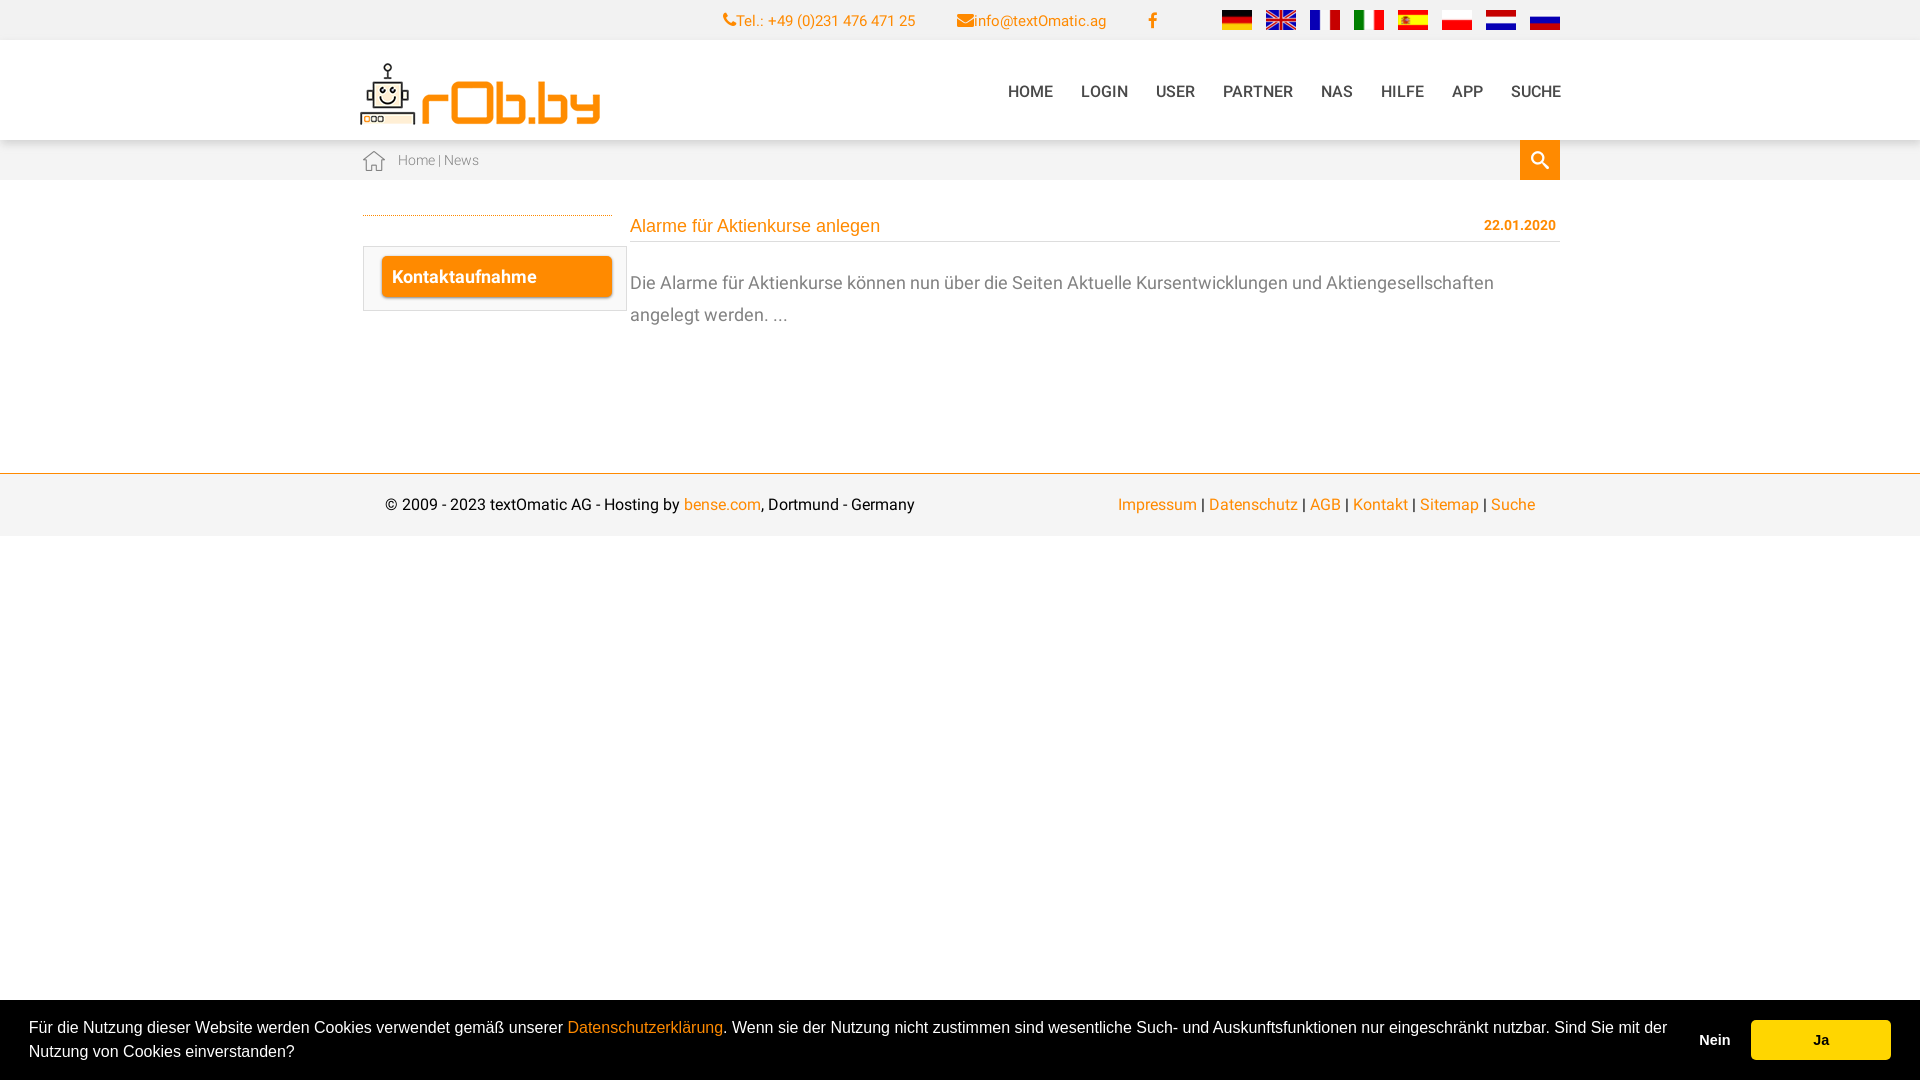 The image size is (1920, 1080). I want to click on 'Ja', so click(1820, 1039).